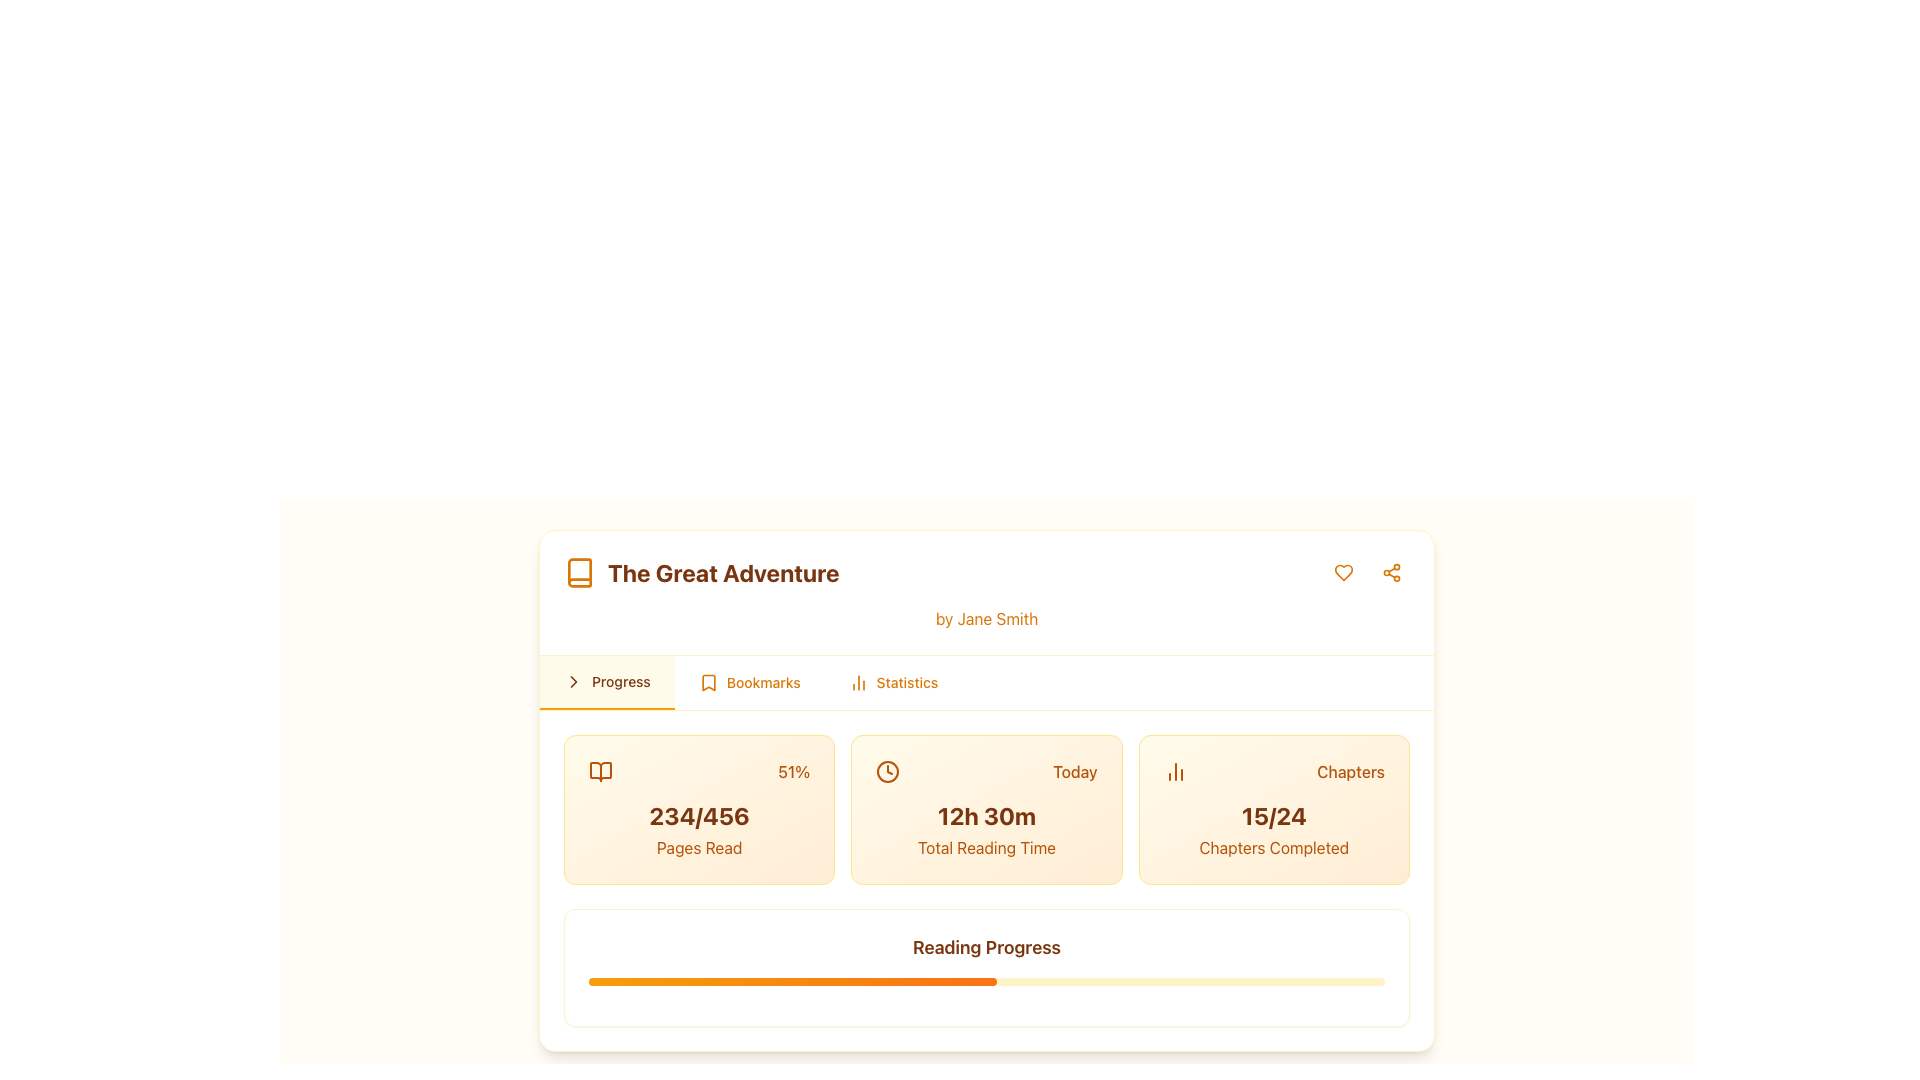 Image resolution: width=1920 pixels, height=1080 pixels. Describe the element at coordinates (722, 573) in the screenshot. I see `the header element labeled 'The Great Adventure', which is located centrally in the upper section of a card-like interface, to the immediate right of a book icon` at that location.